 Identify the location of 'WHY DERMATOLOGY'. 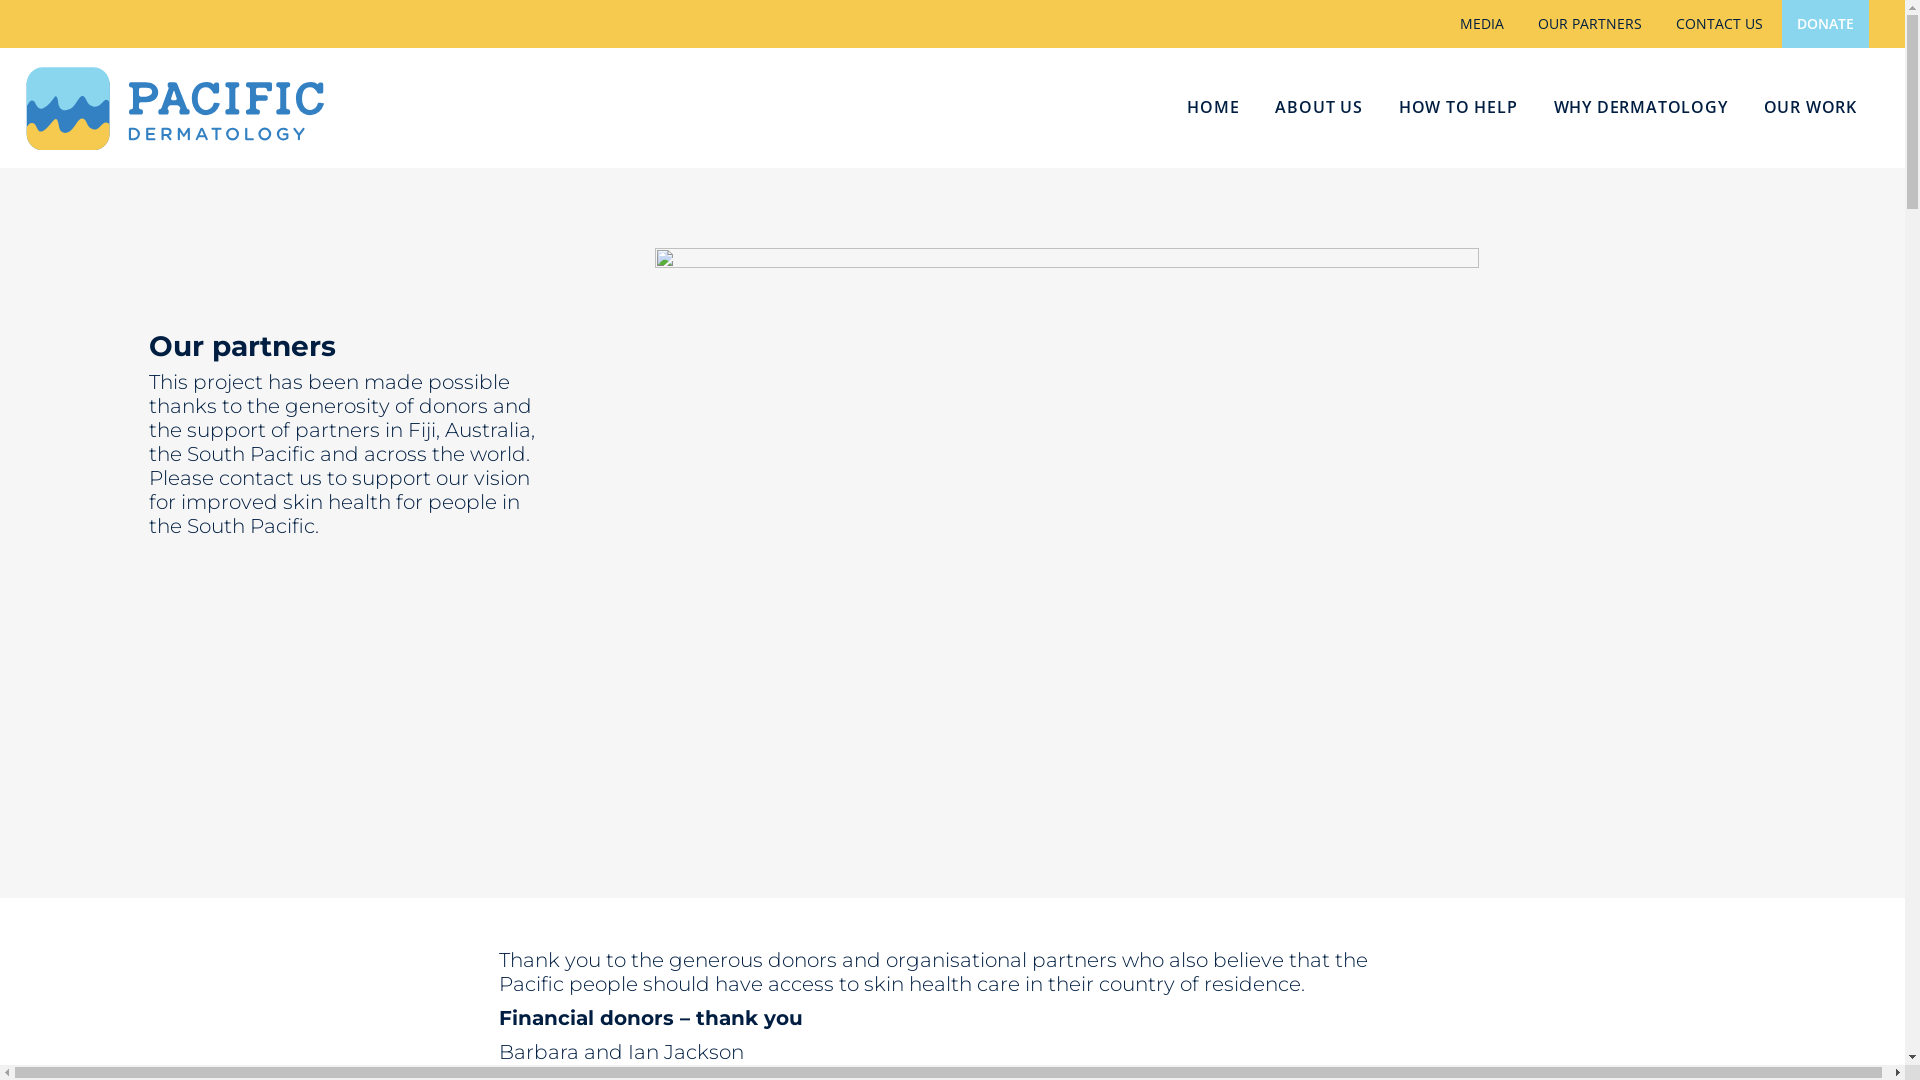
(1536, 108).